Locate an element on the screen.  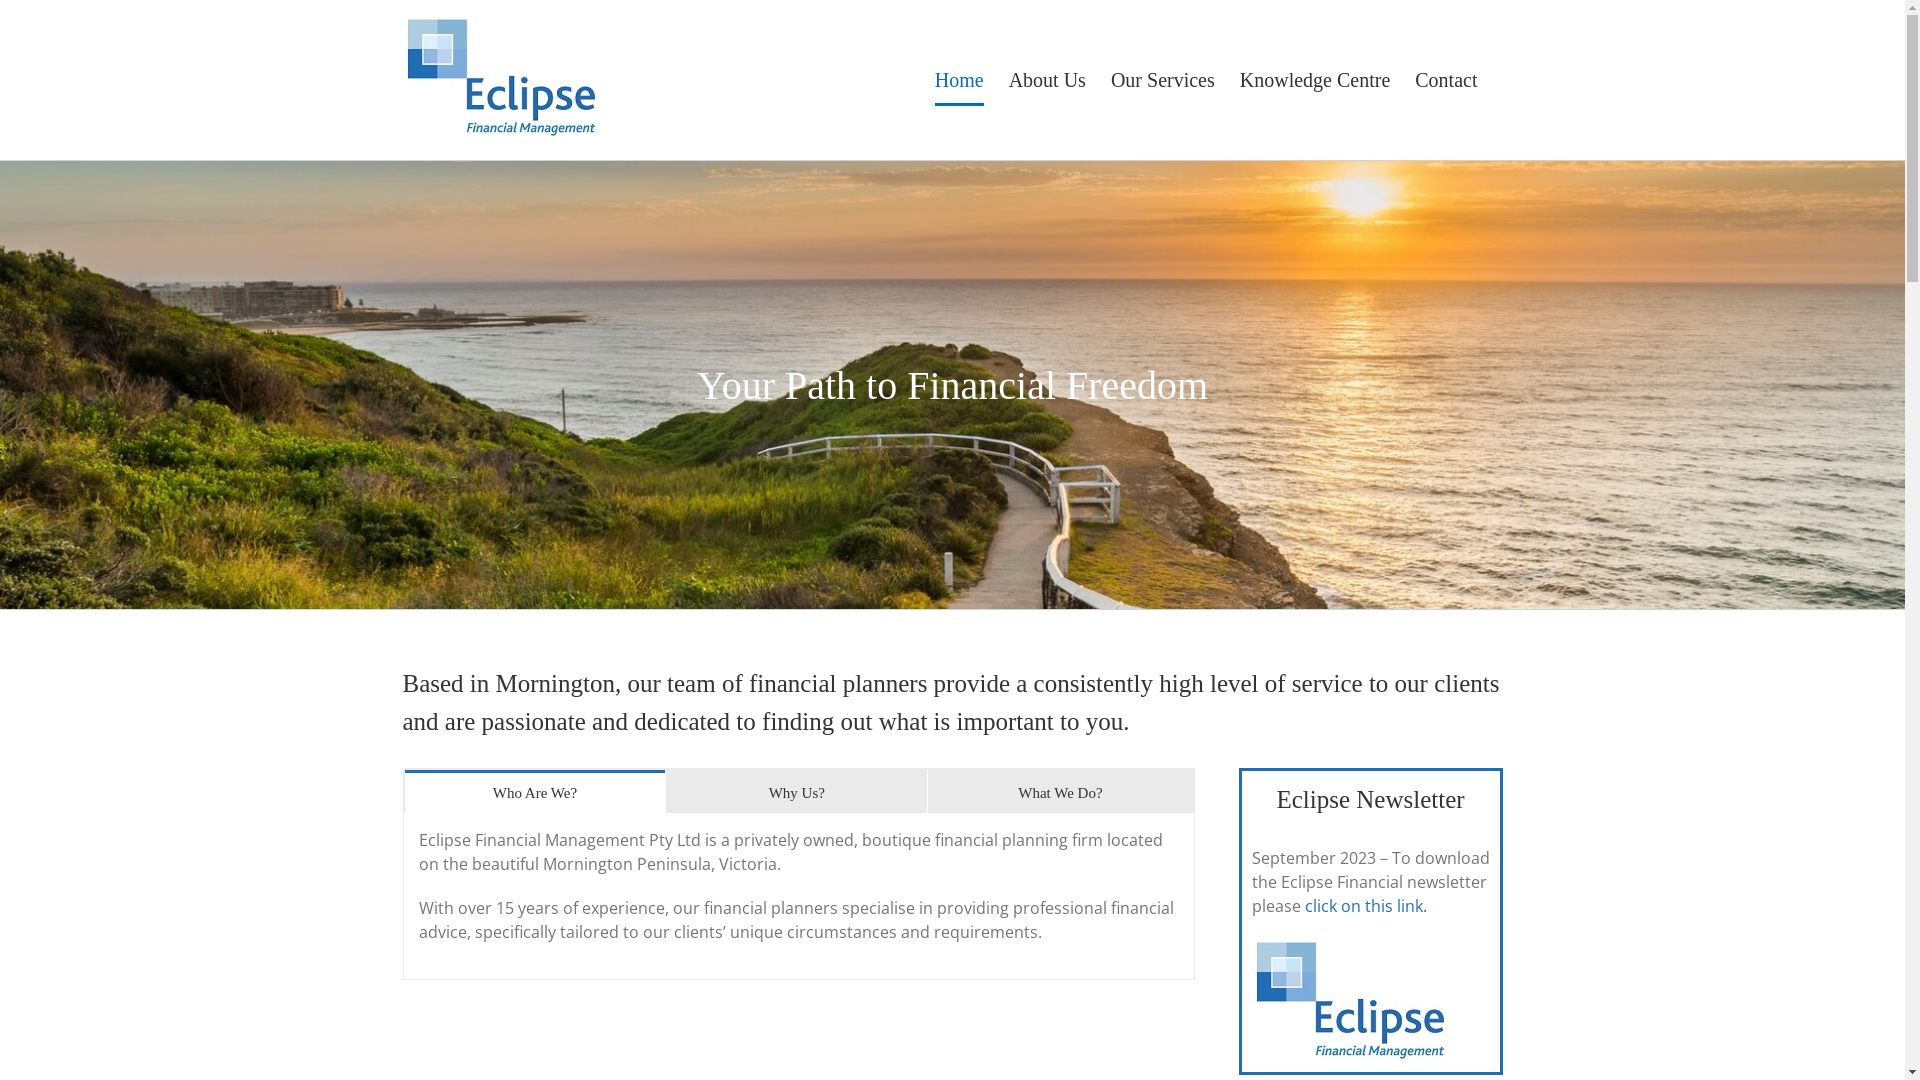
'click on this link.' is located at coordinates (1363, 906).